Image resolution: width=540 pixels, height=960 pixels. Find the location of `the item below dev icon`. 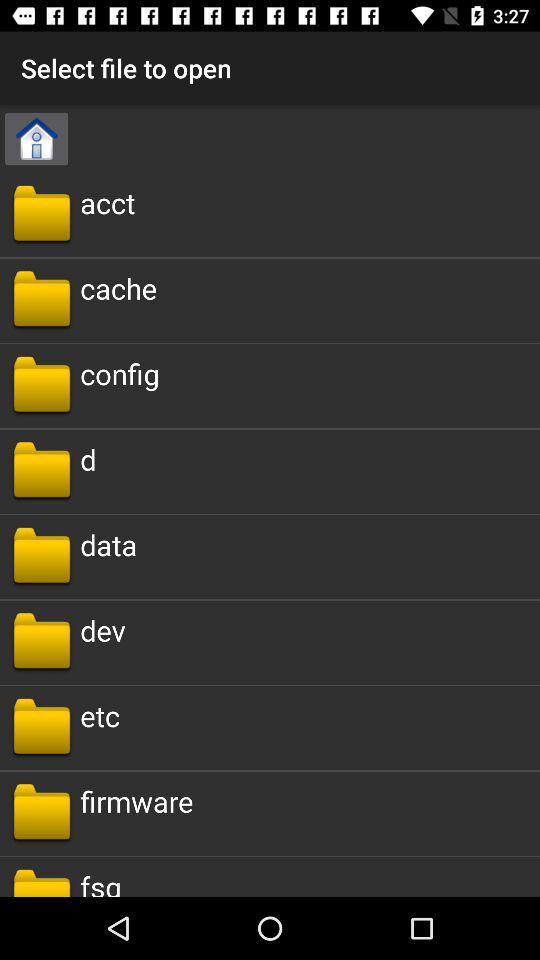

the item below dev icon is located at coordinates (99, 715).